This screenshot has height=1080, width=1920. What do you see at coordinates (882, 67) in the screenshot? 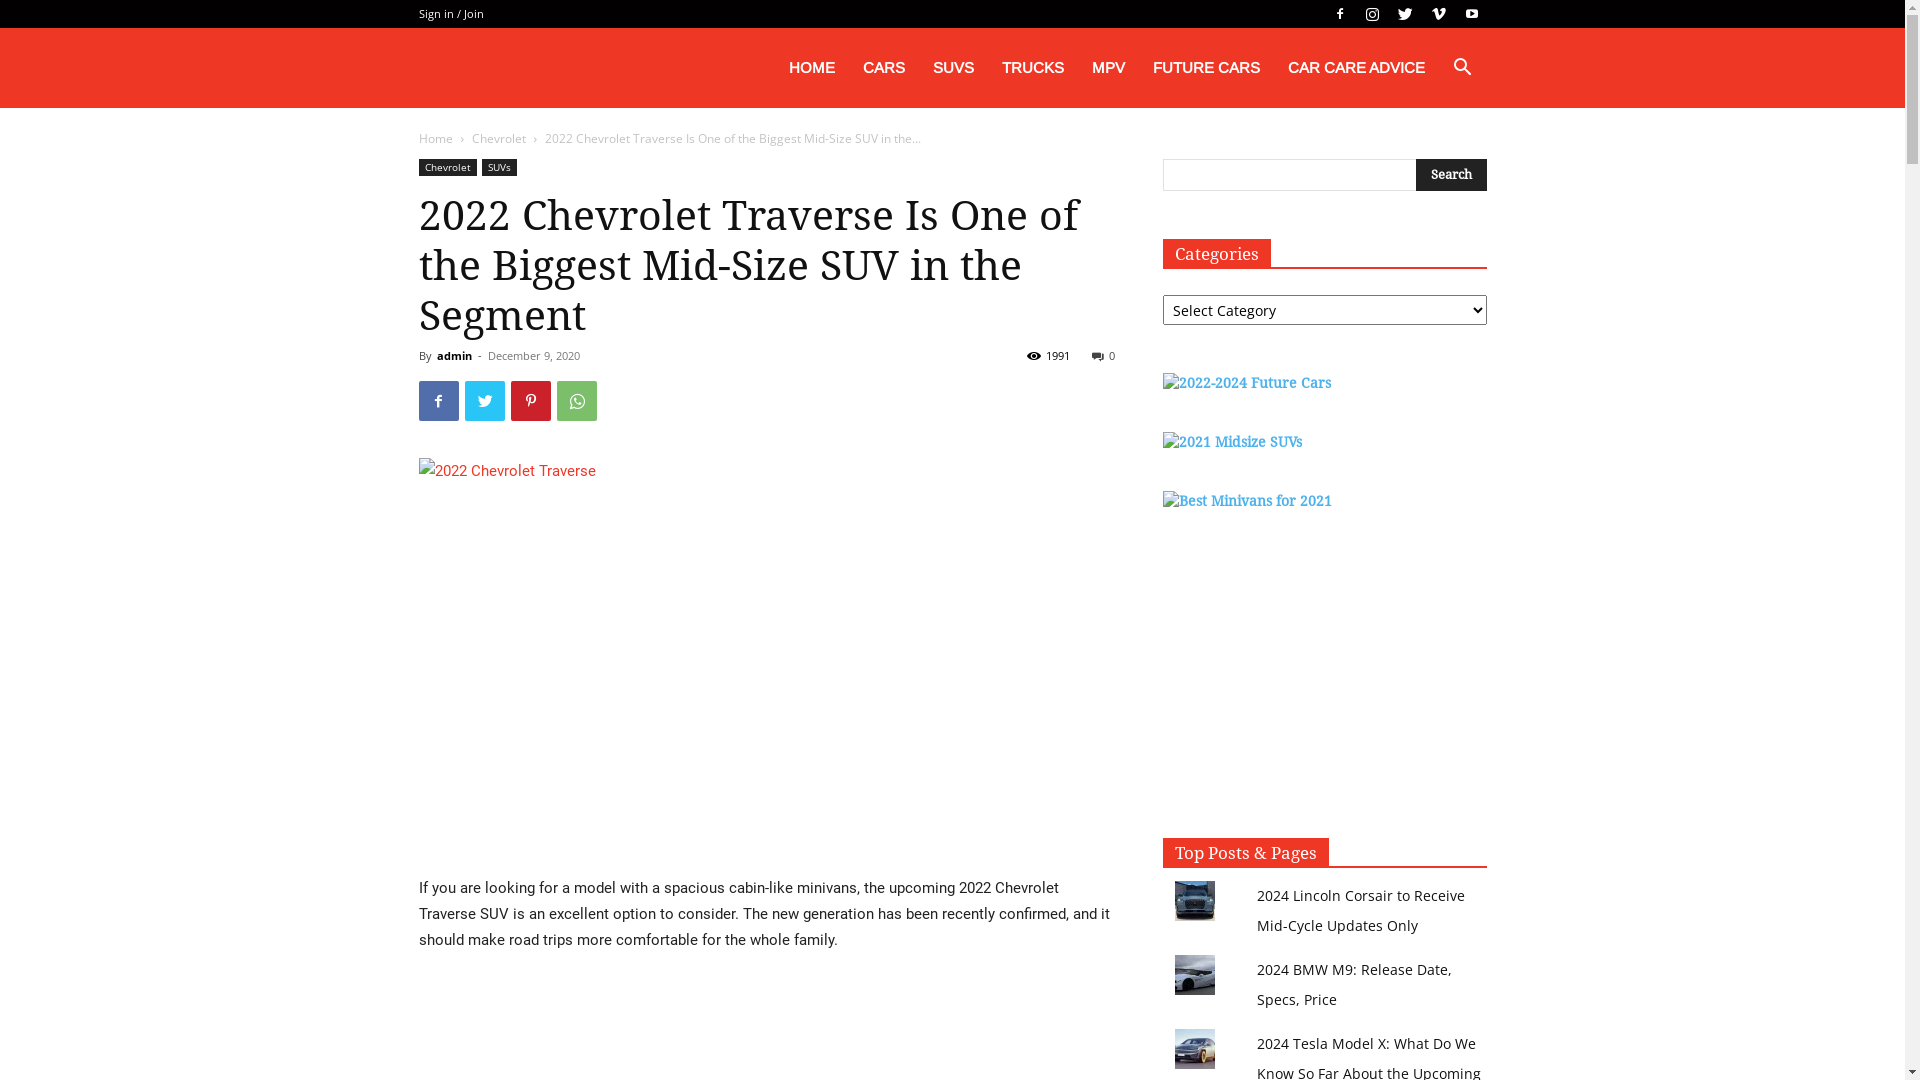
I see `'CARS'` at bounding box center [882, 67].